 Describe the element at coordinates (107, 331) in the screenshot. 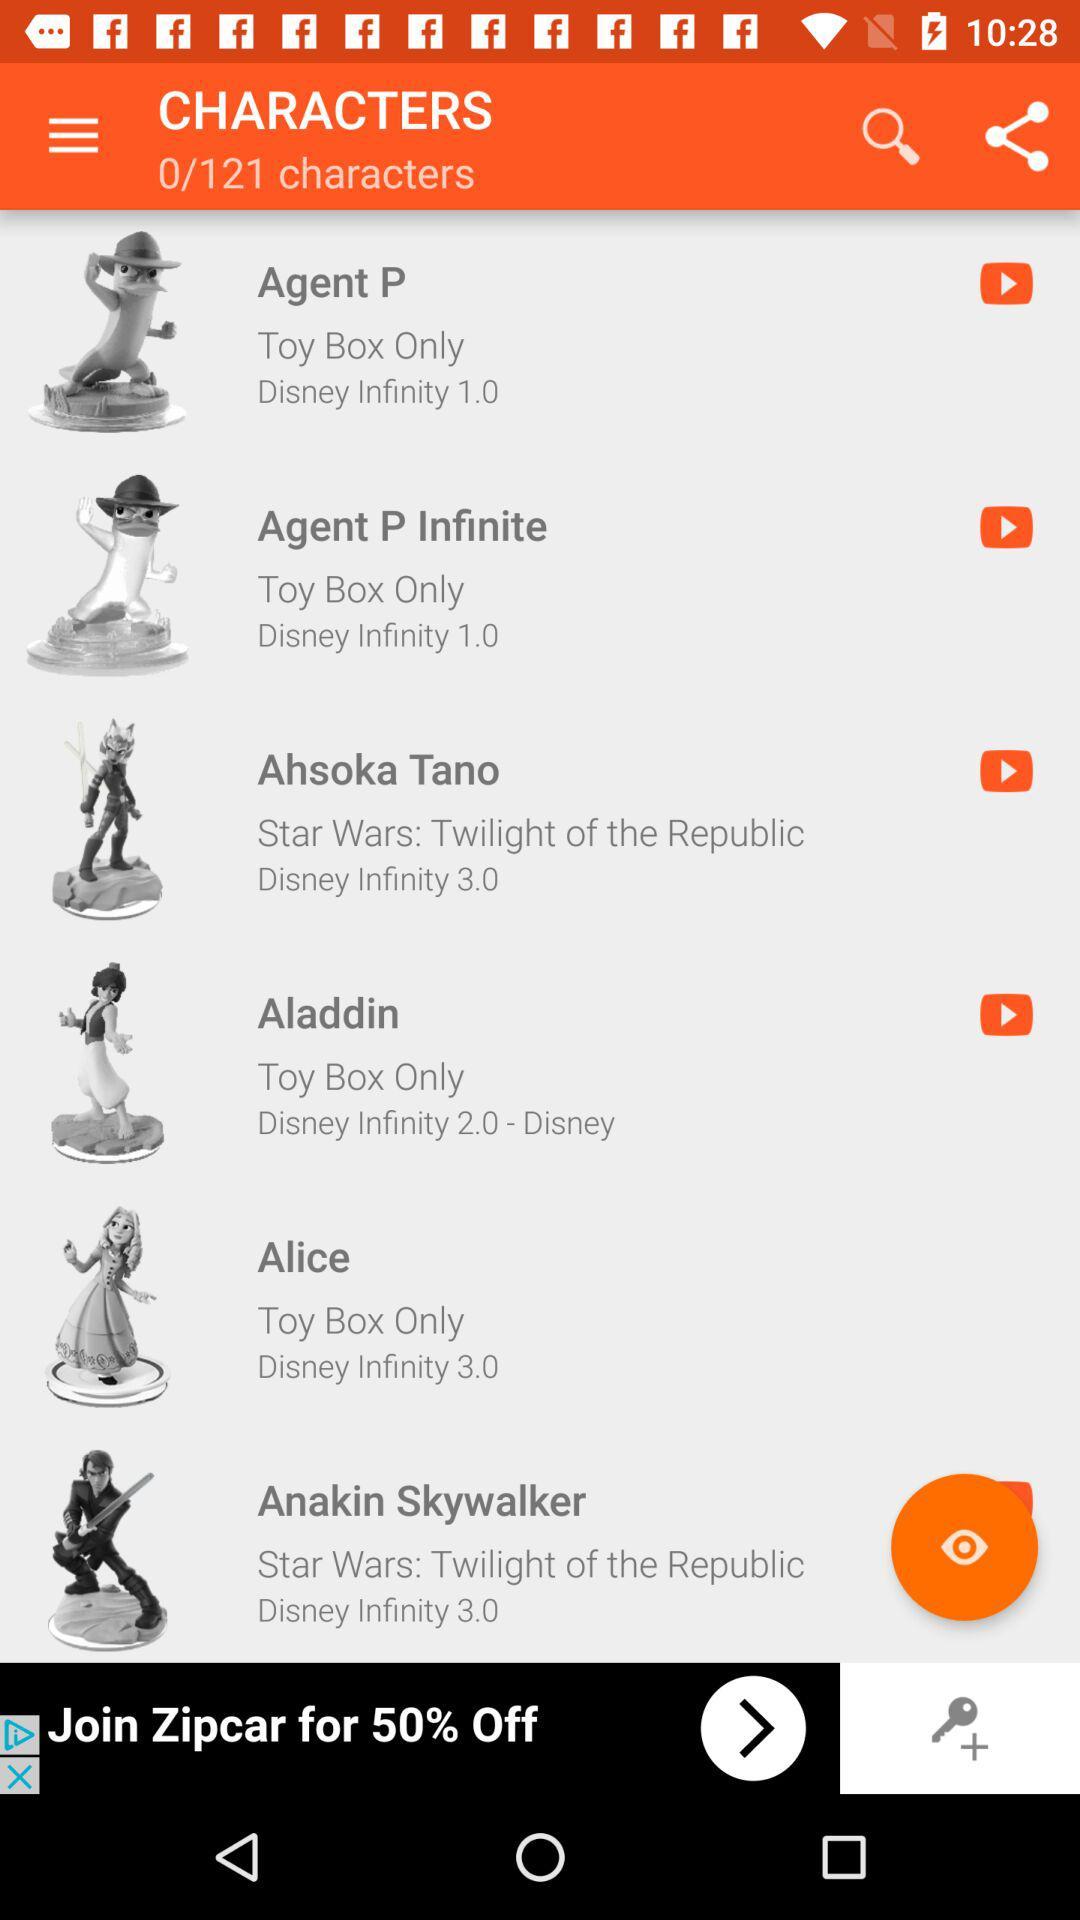

I see `character` at that location.